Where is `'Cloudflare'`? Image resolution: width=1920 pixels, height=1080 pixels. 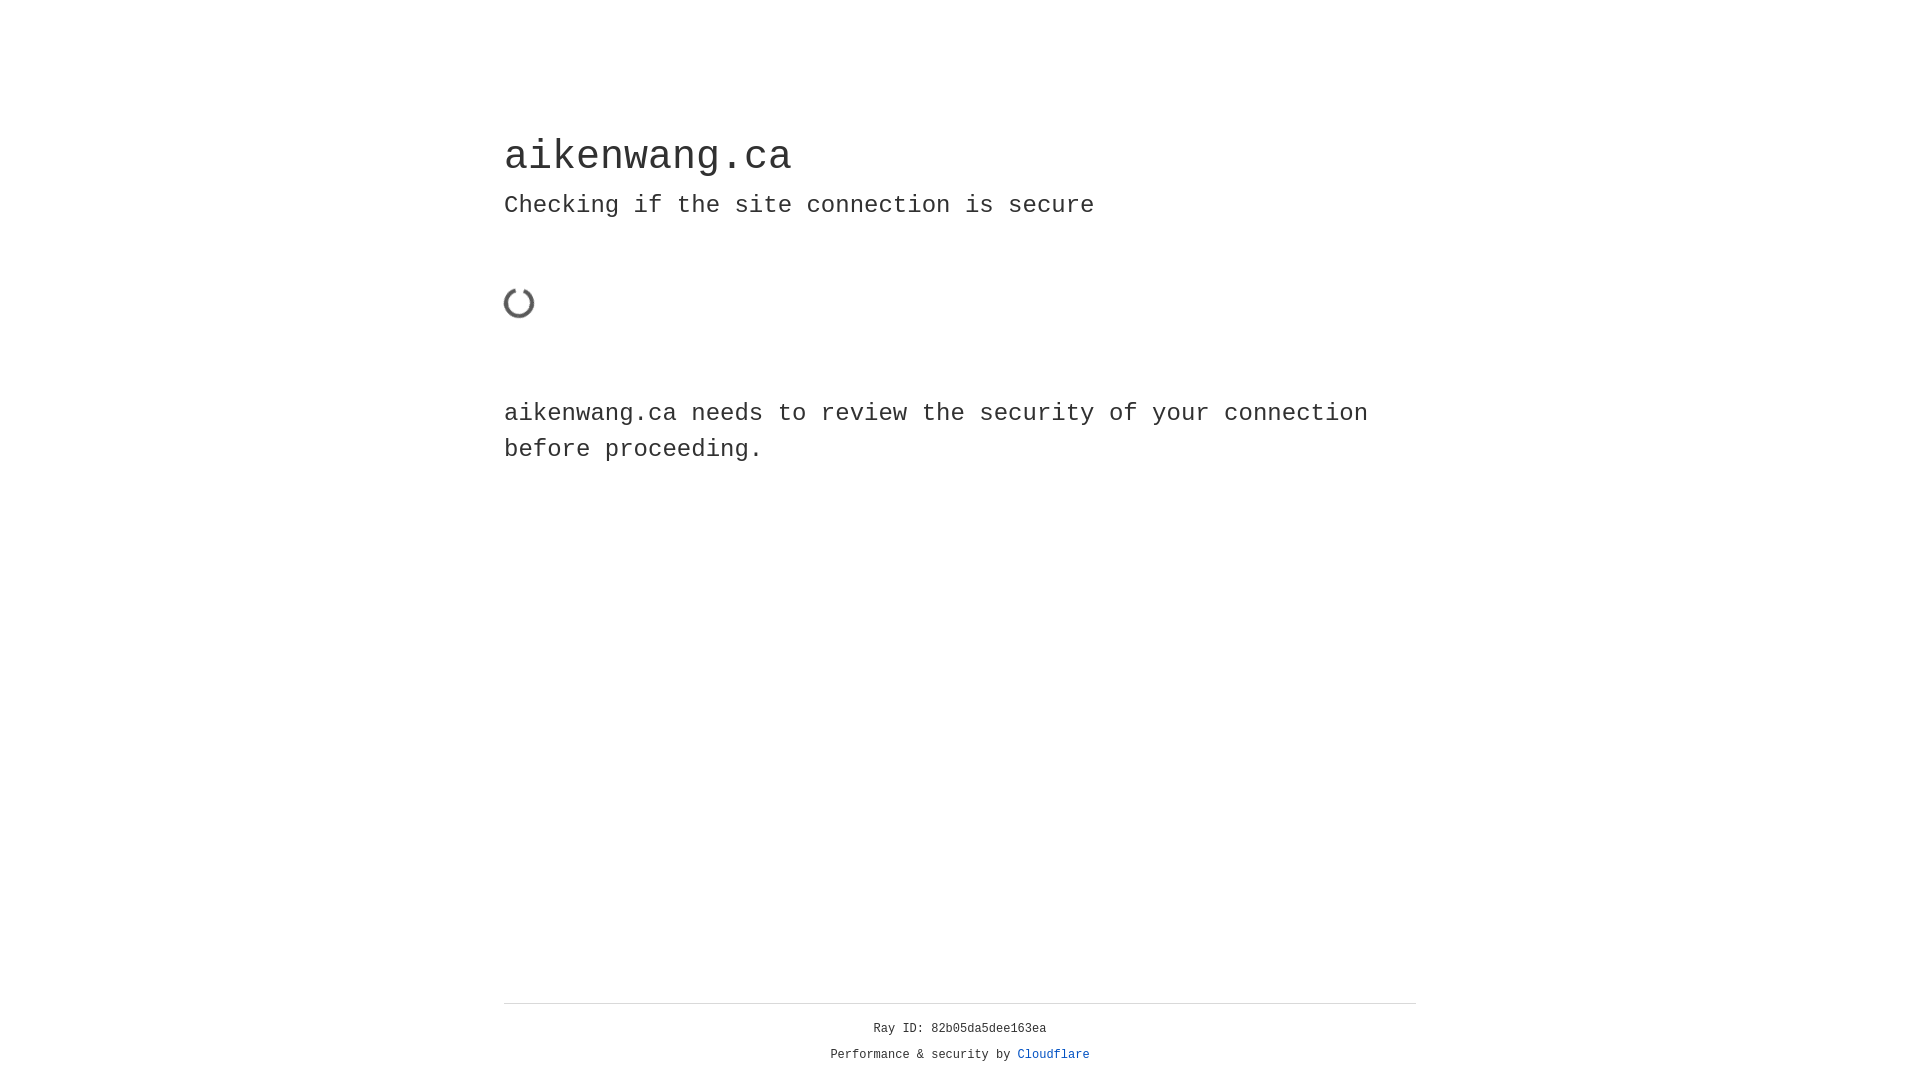
'Cloudflare' is located at coordinates (1017, 1054).